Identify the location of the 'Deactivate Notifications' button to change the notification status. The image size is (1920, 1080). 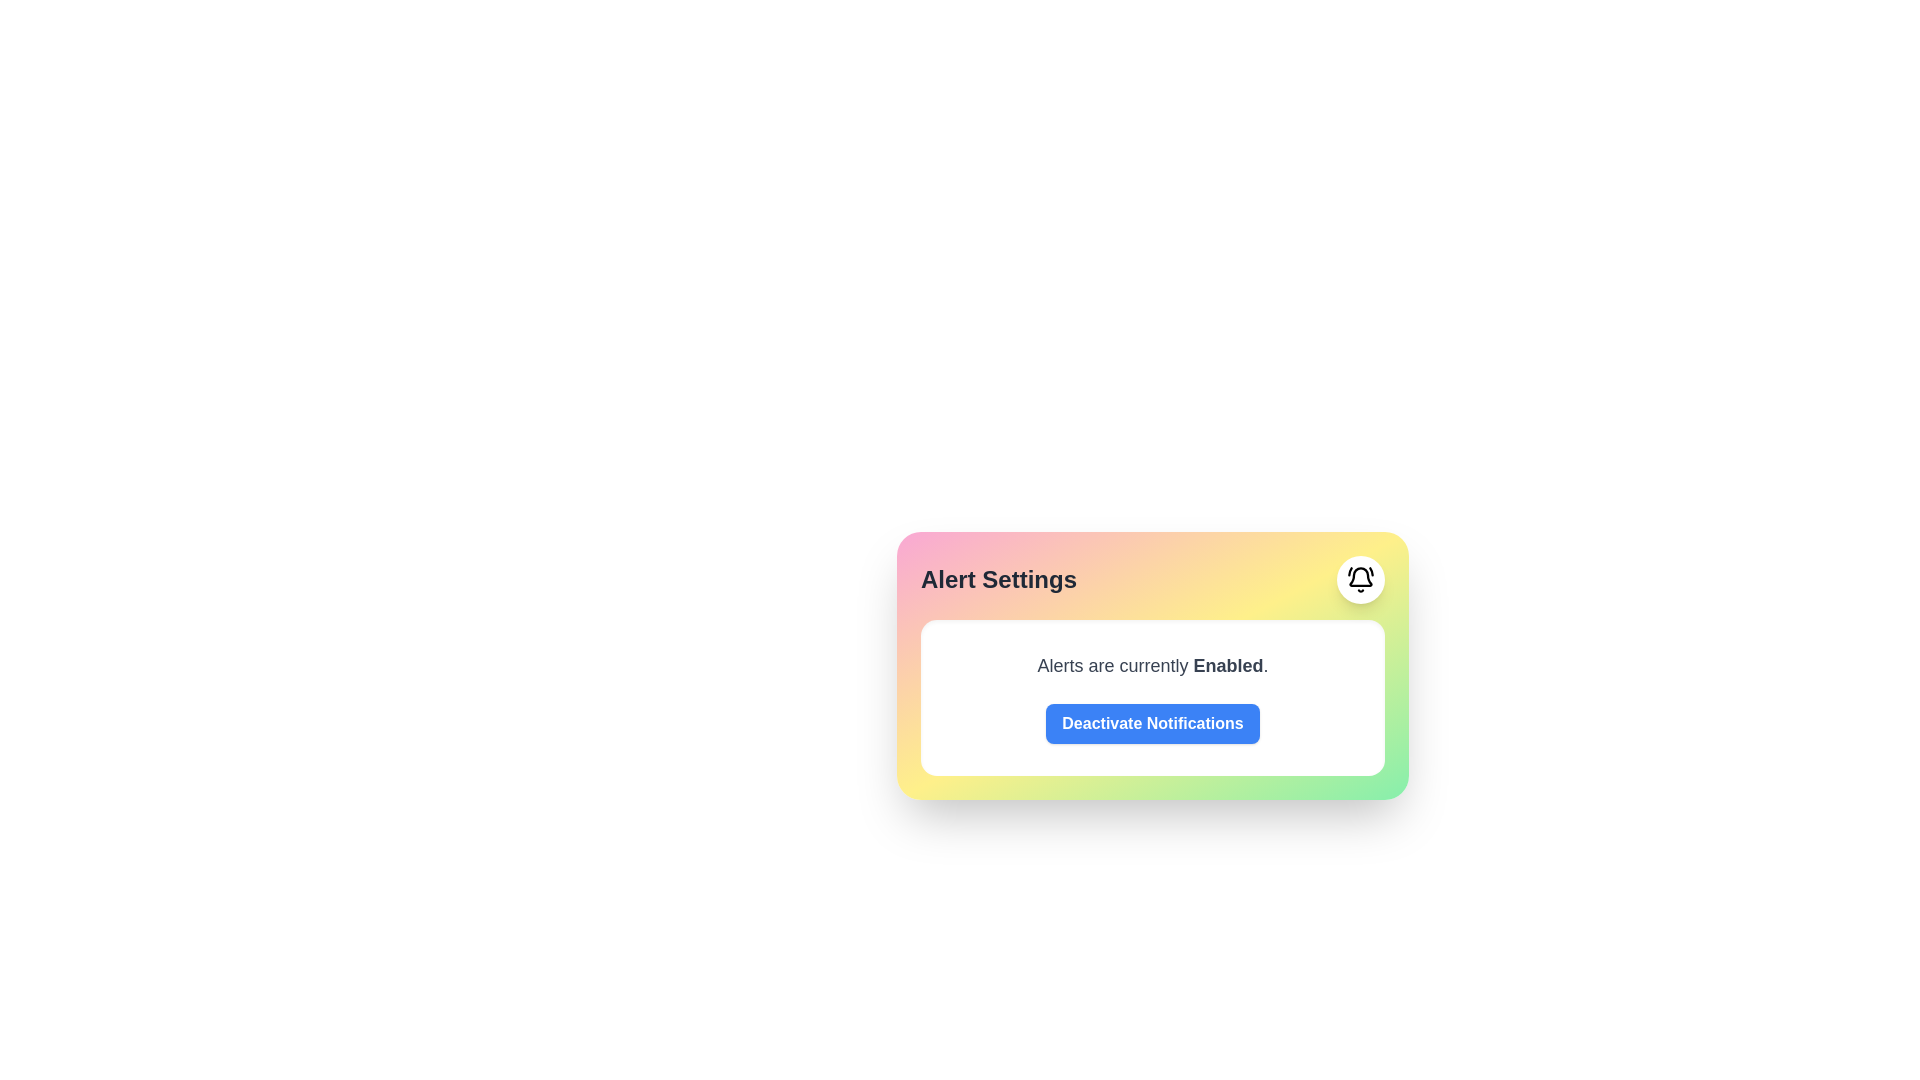
(1152, 724).